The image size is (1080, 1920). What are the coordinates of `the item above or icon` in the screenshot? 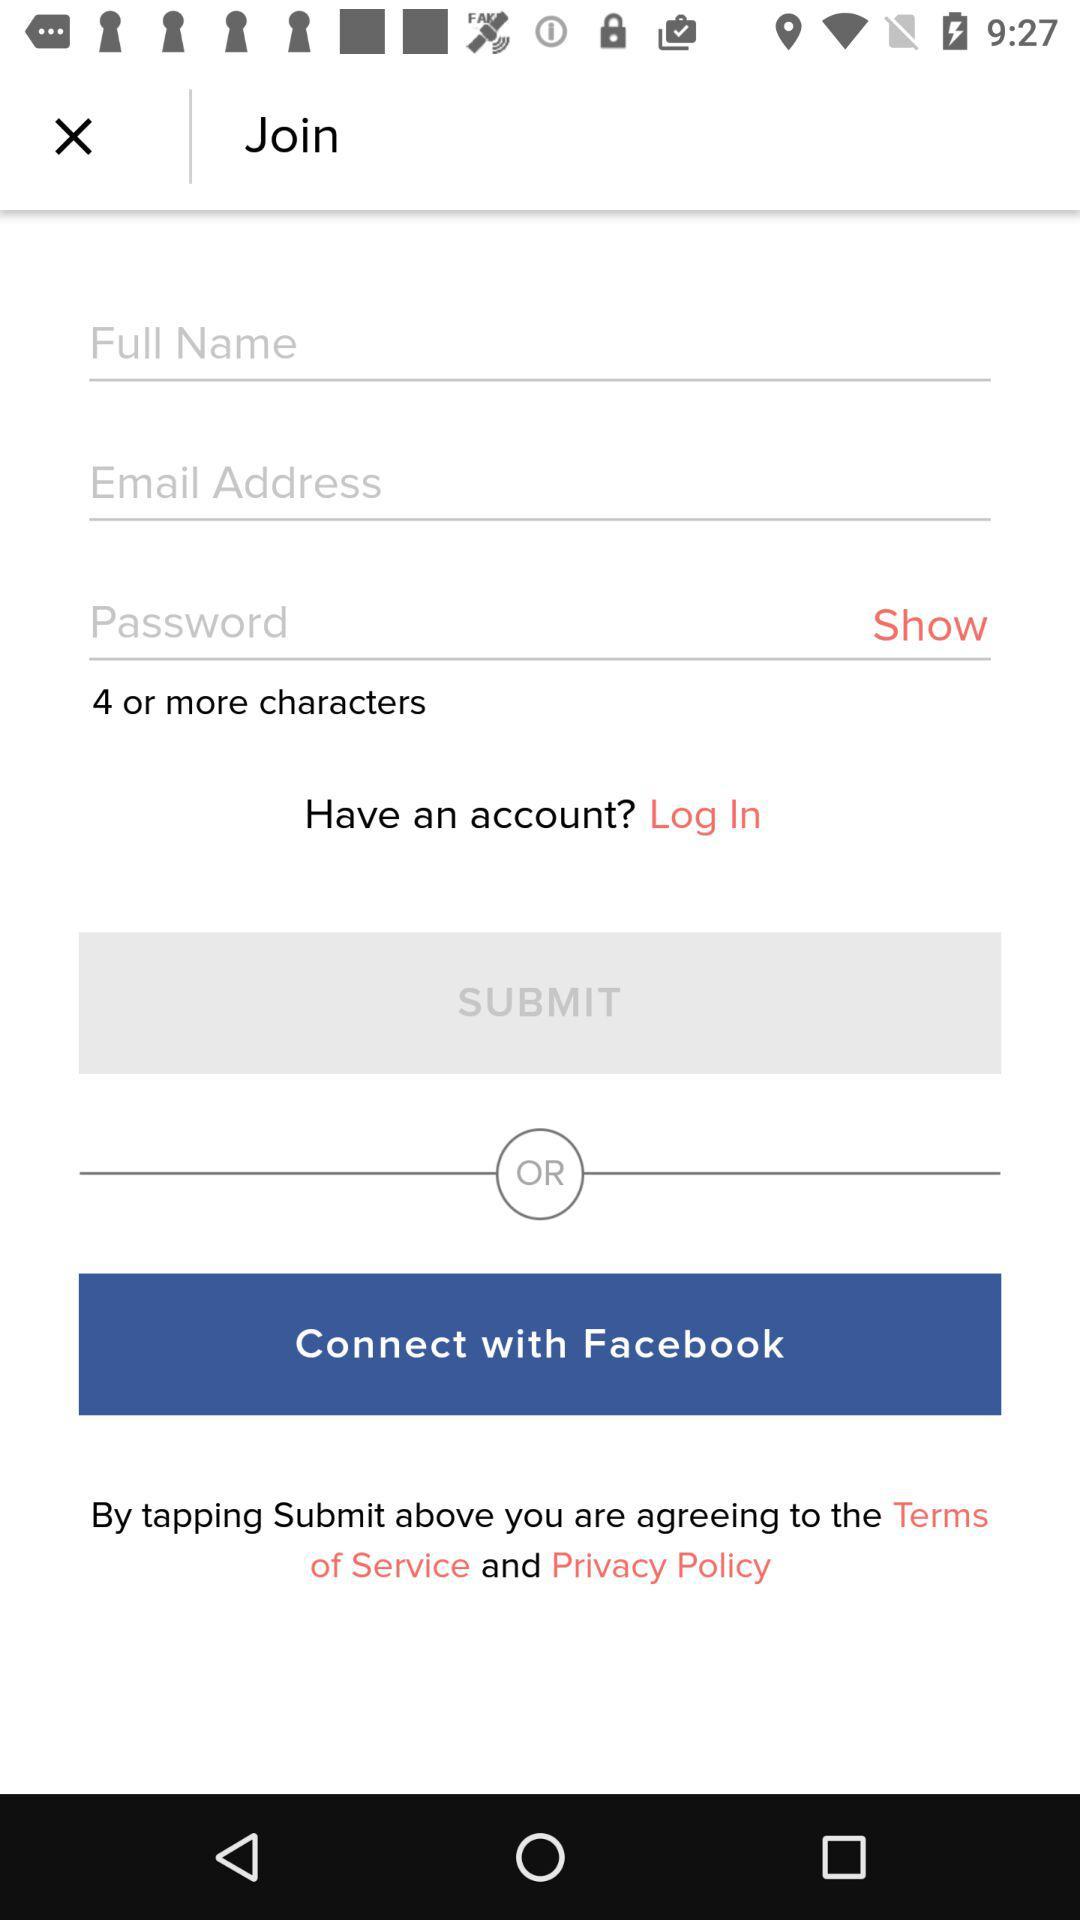 It's located at (704, 815).